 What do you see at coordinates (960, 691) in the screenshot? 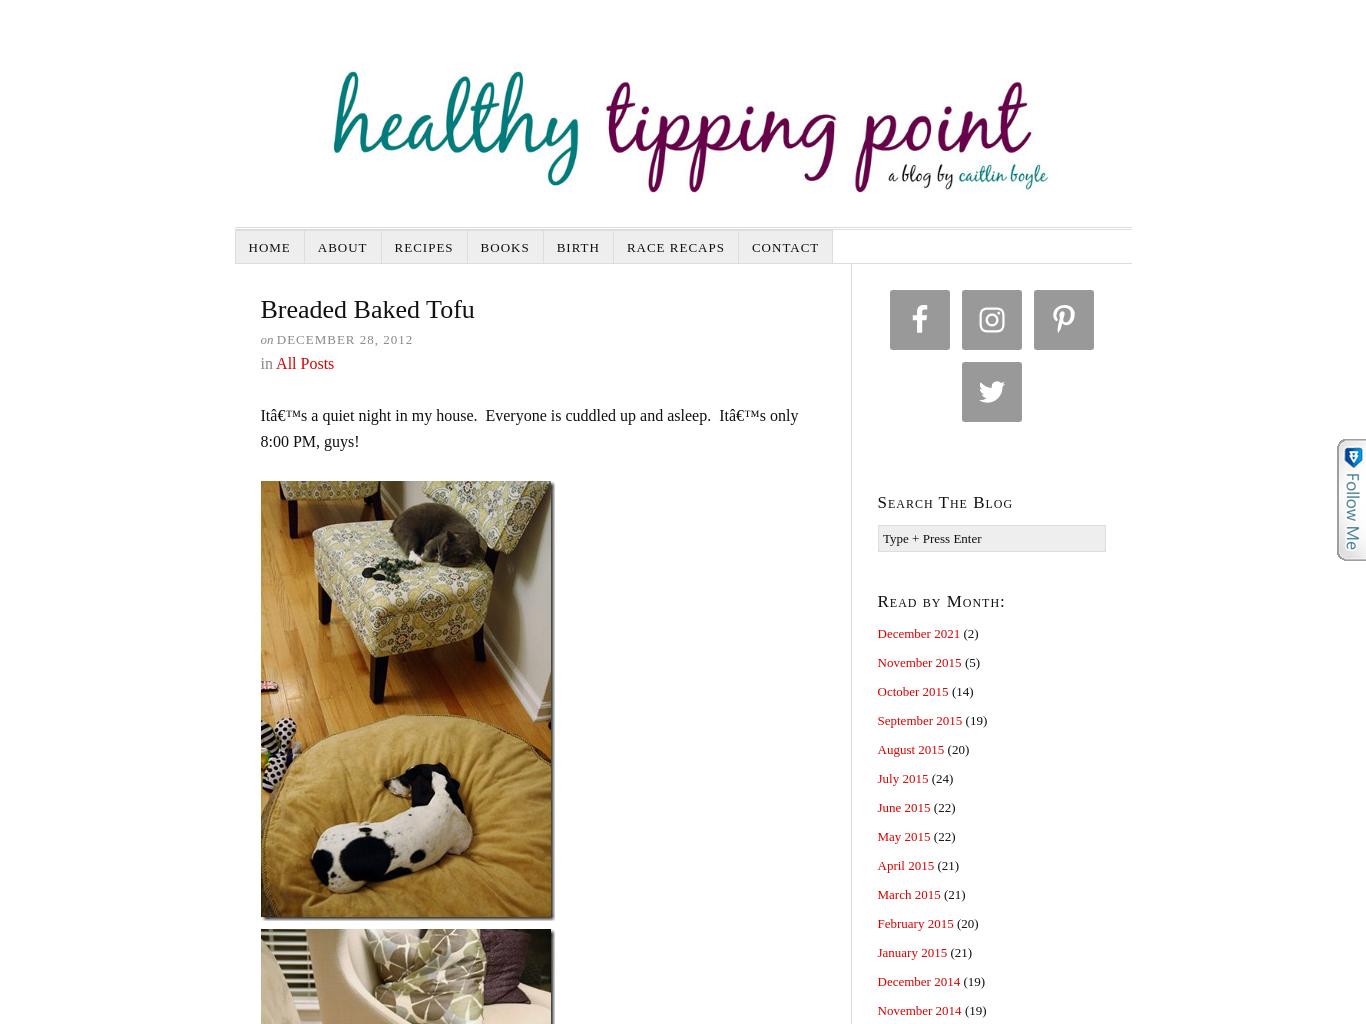
I see `'(14)'` at bounding box center [960, 691].